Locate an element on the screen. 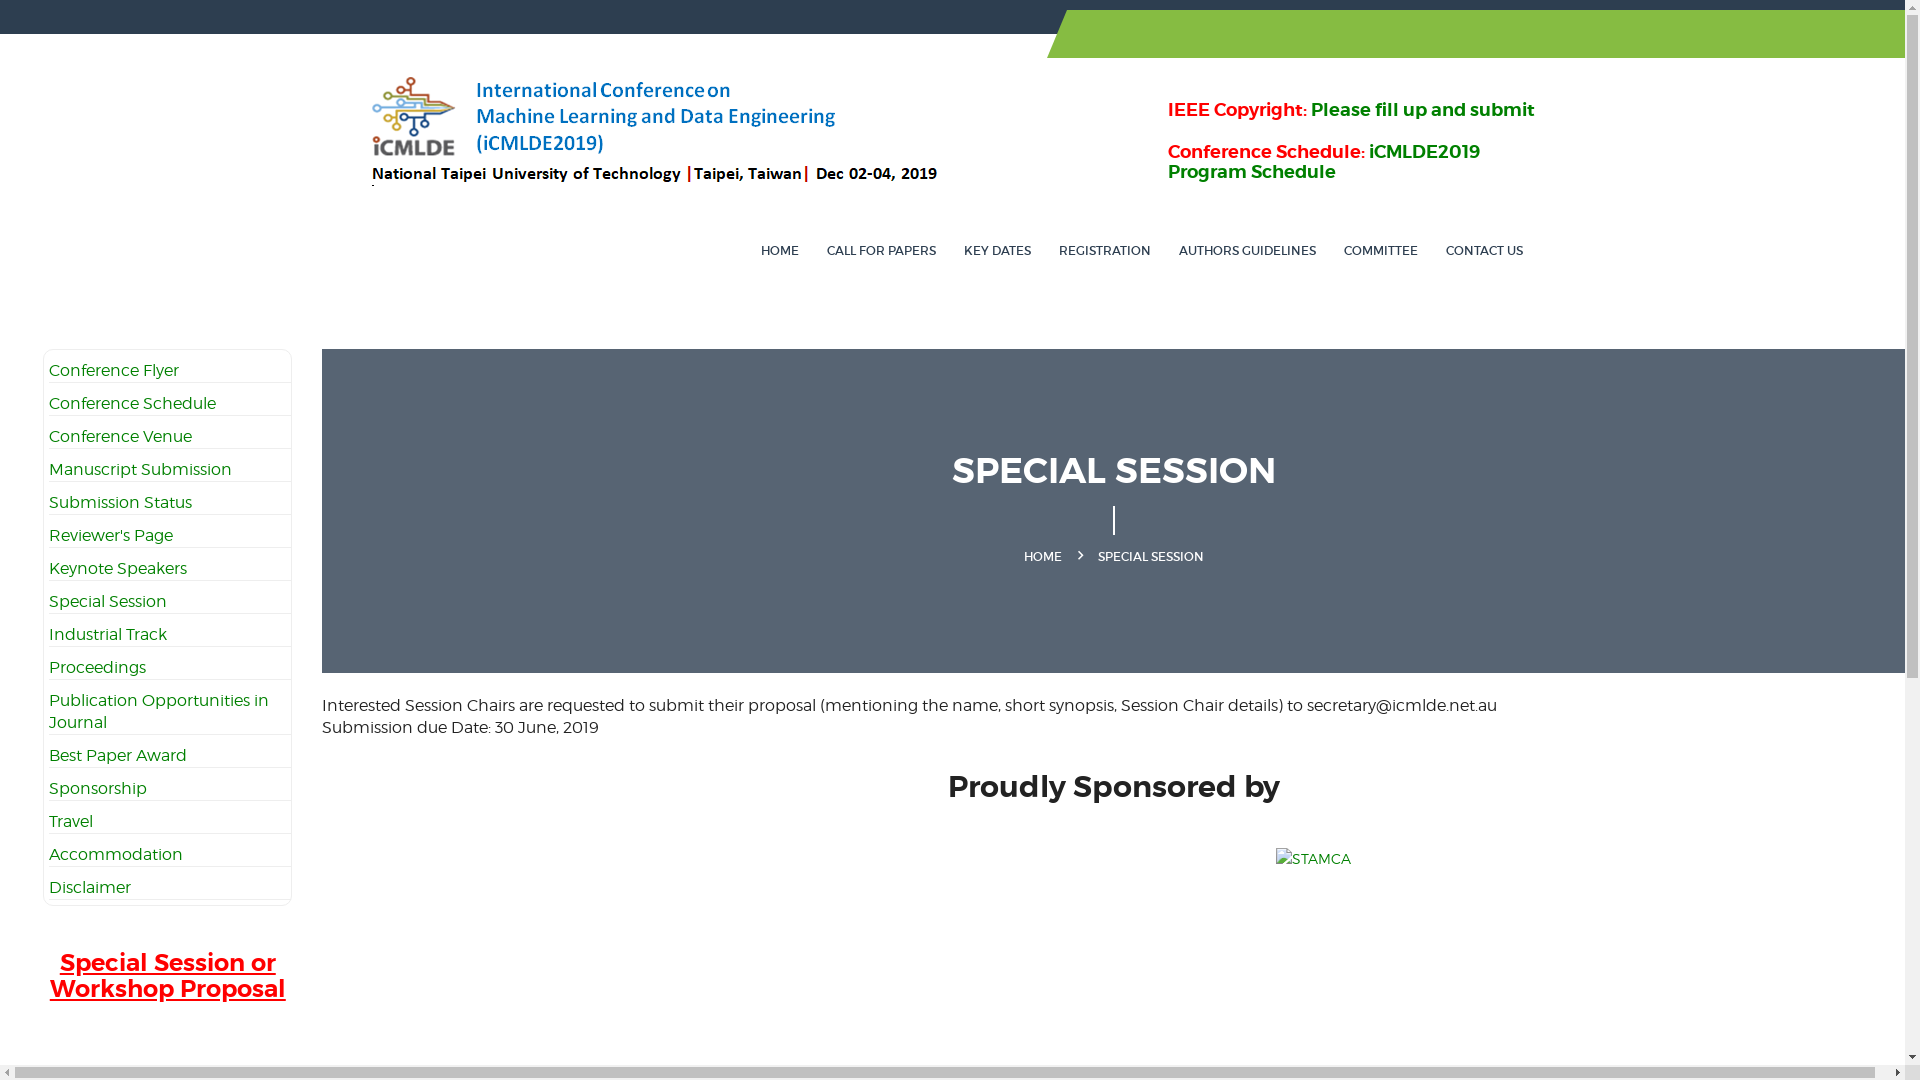 This screenshot has height=1080, width=1920. 'iCMLDE2019 Program Schedule' is located at coordinates (1324, 160).